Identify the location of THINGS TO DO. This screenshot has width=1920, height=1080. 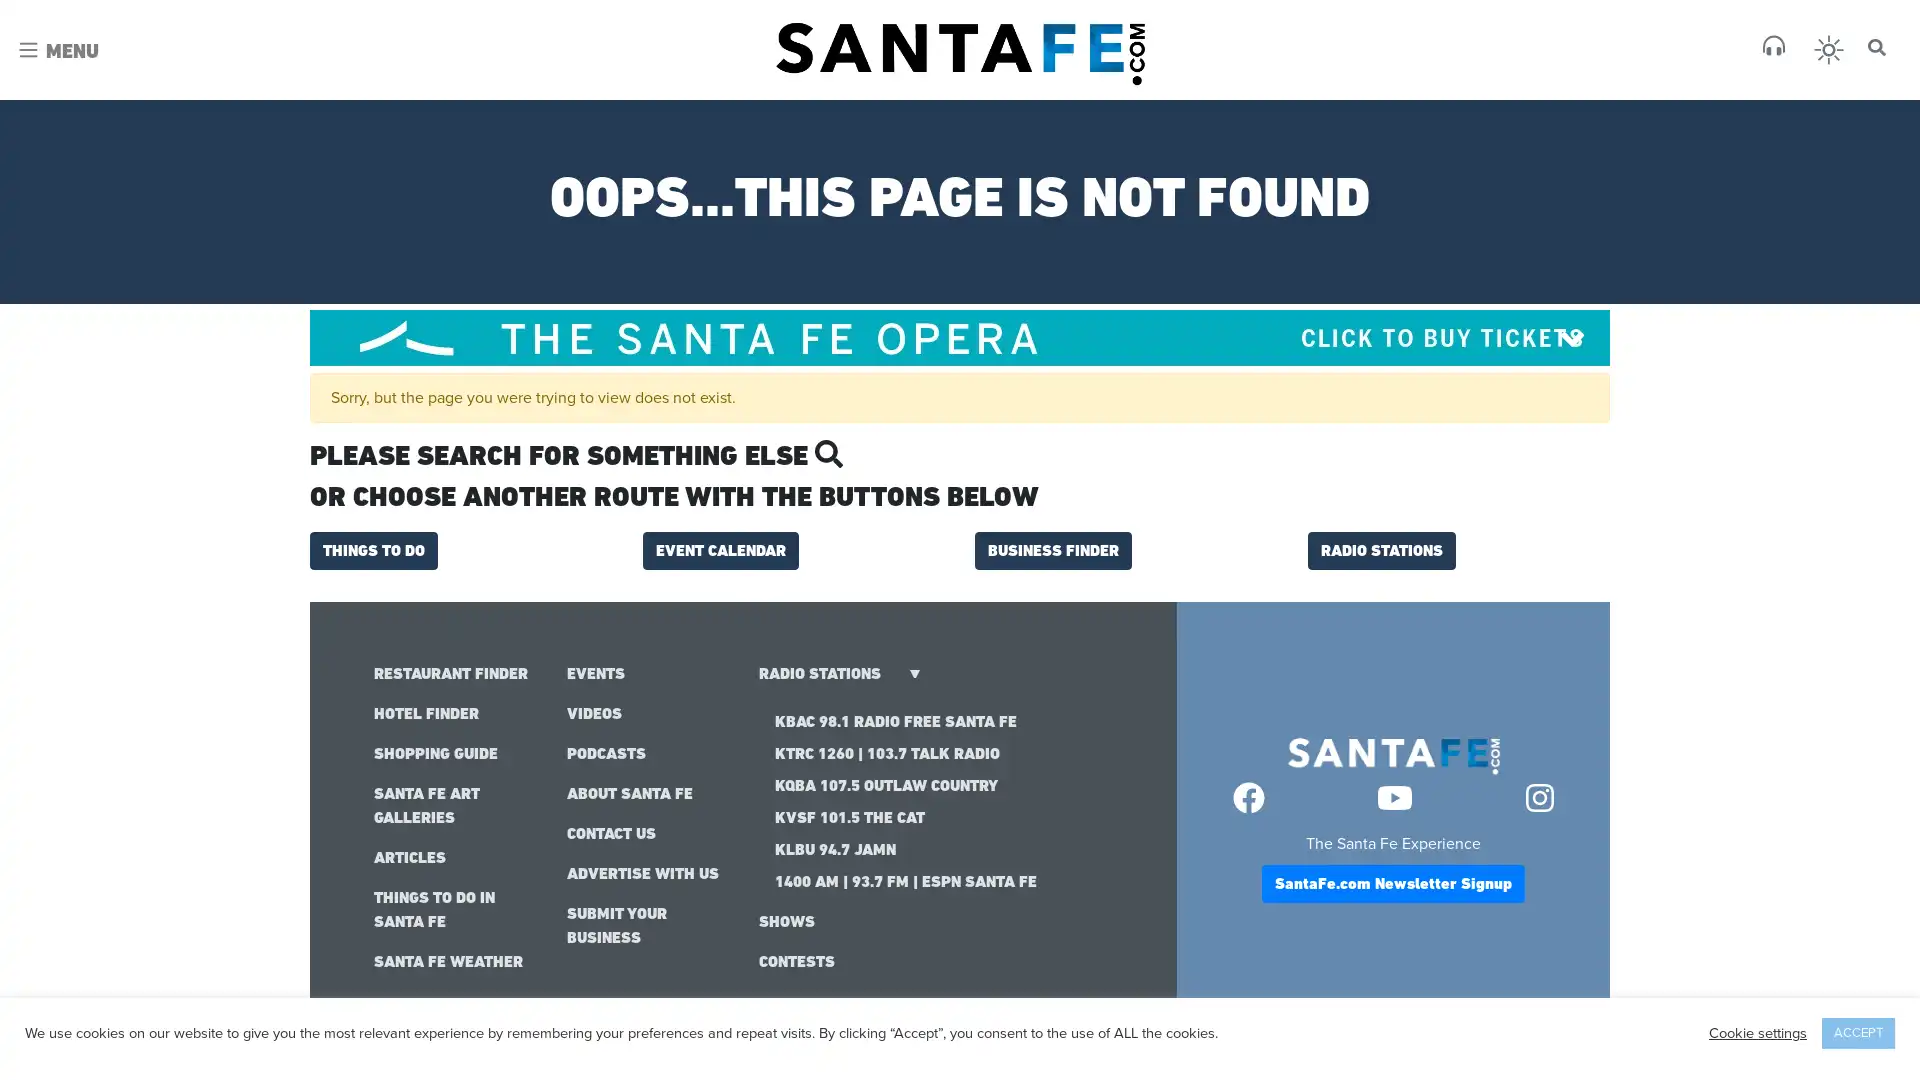
(374, 550).